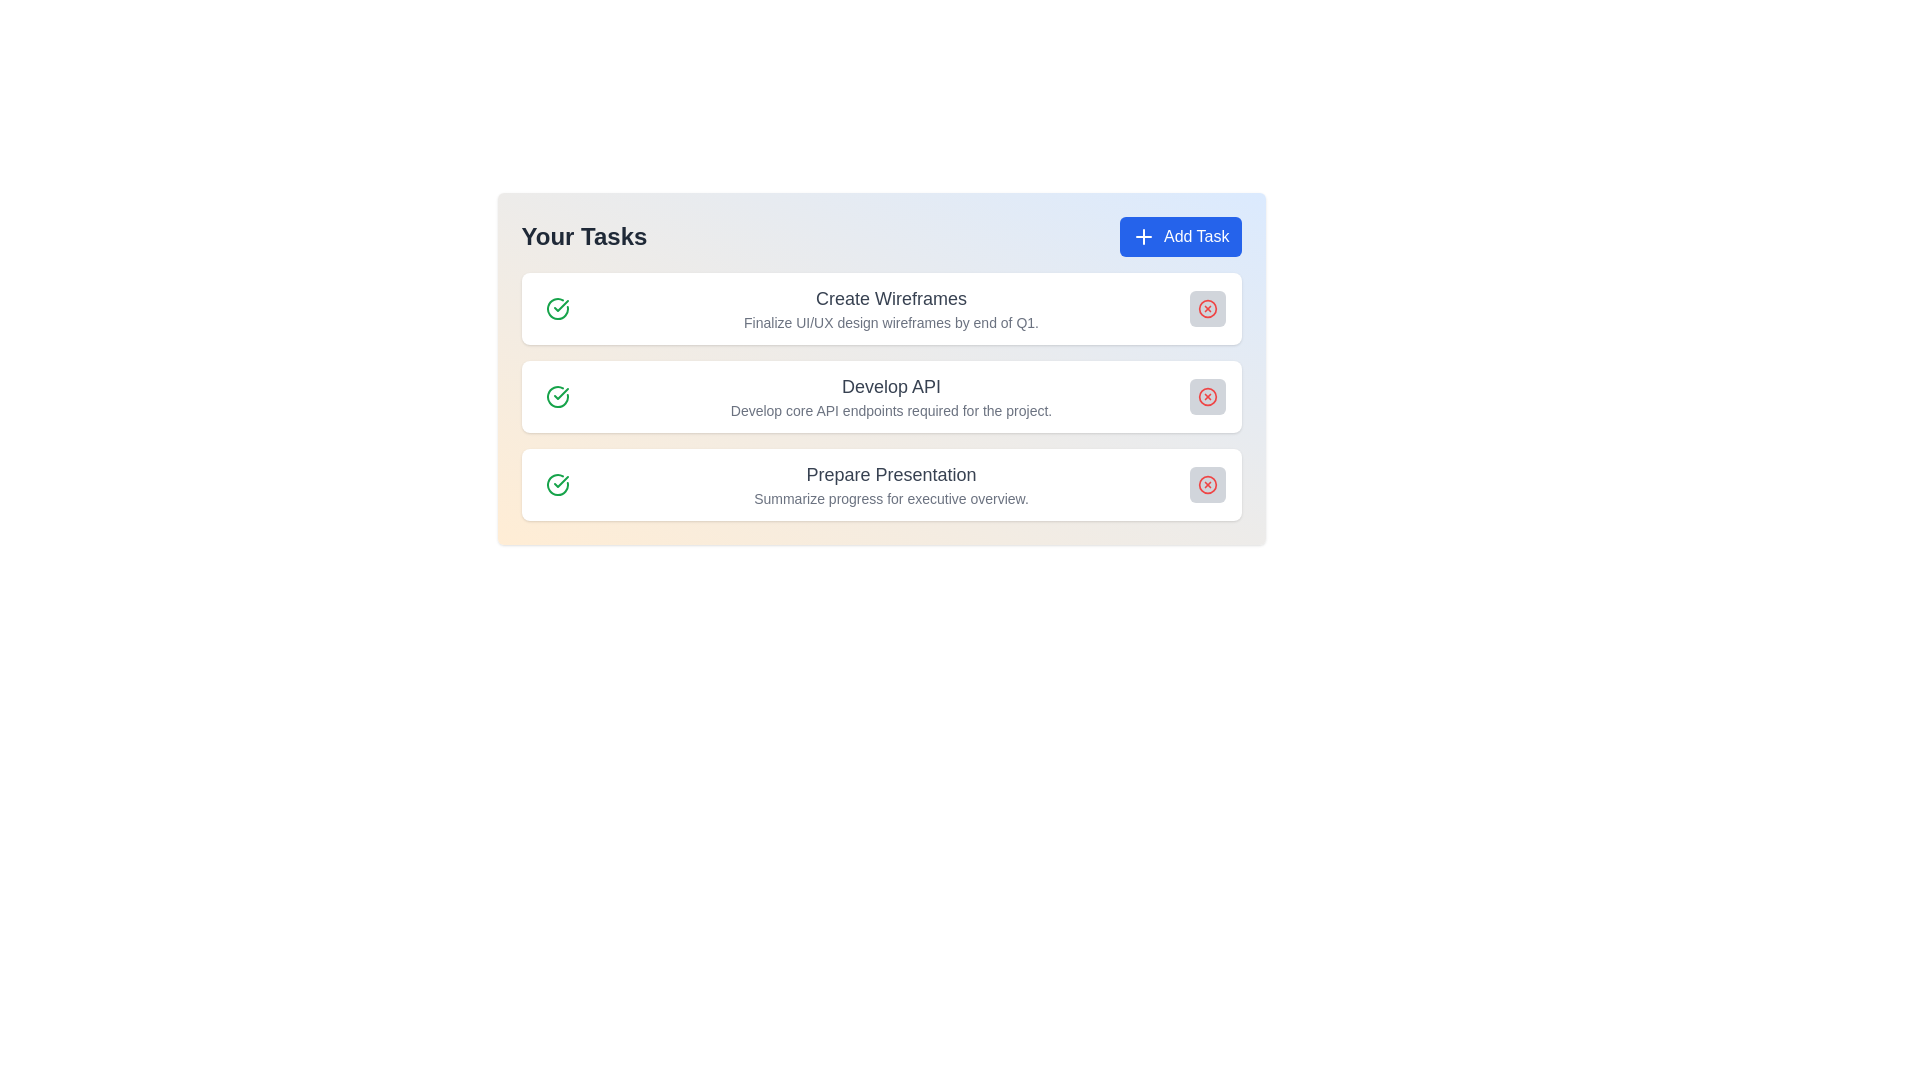 This screenshot has width=1920, height=1080. I want to click on the Text Display Component displaying 'Prepare Presentation' and 'Summarize progress for executive overview', which is the third item in a vertically stacked list of tasks, so click(890, 485).